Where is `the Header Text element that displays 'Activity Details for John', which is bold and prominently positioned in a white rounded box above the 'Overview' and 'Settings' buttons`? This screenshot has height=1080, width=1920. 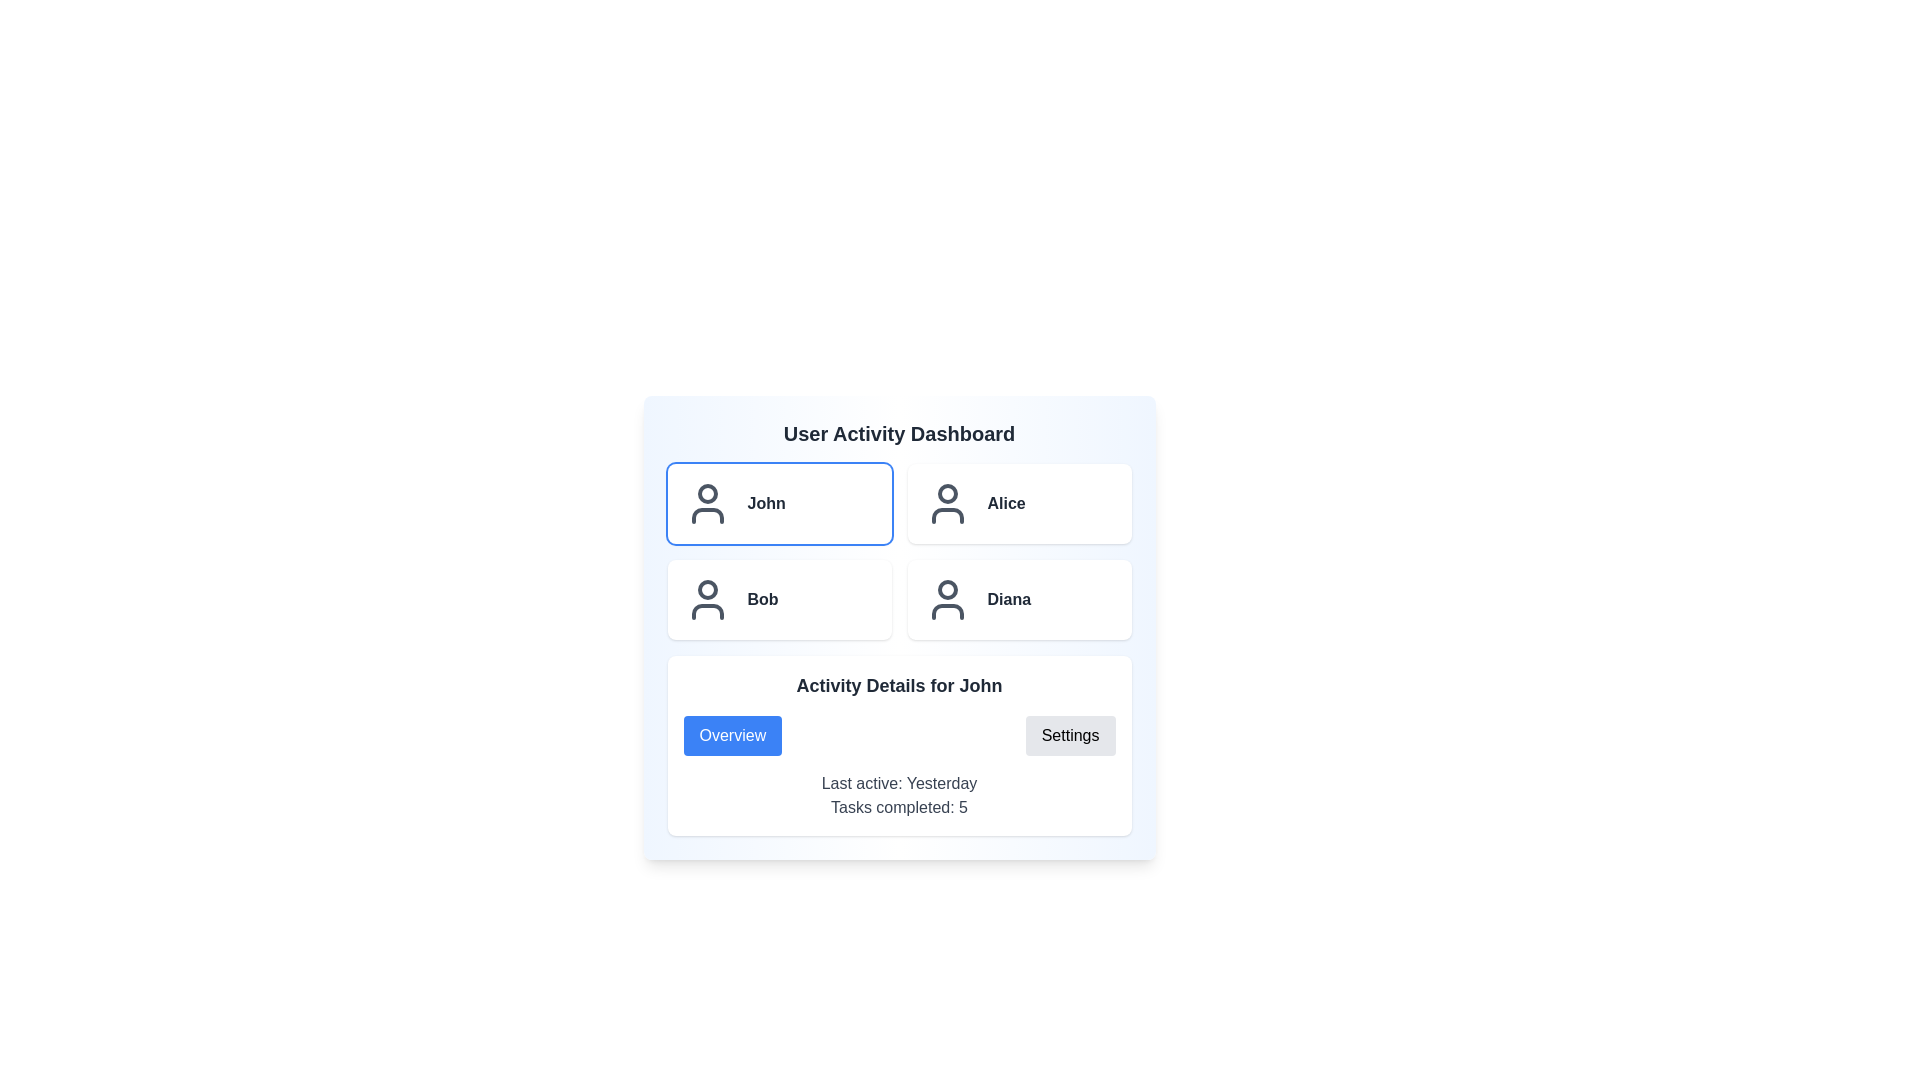 the Header Text element that displays 'Activity Details for John', which is bold and prominently positioned in a white rounded box above the 'Overview' and 'Settings' buttons is located at coordinates (898, 685).